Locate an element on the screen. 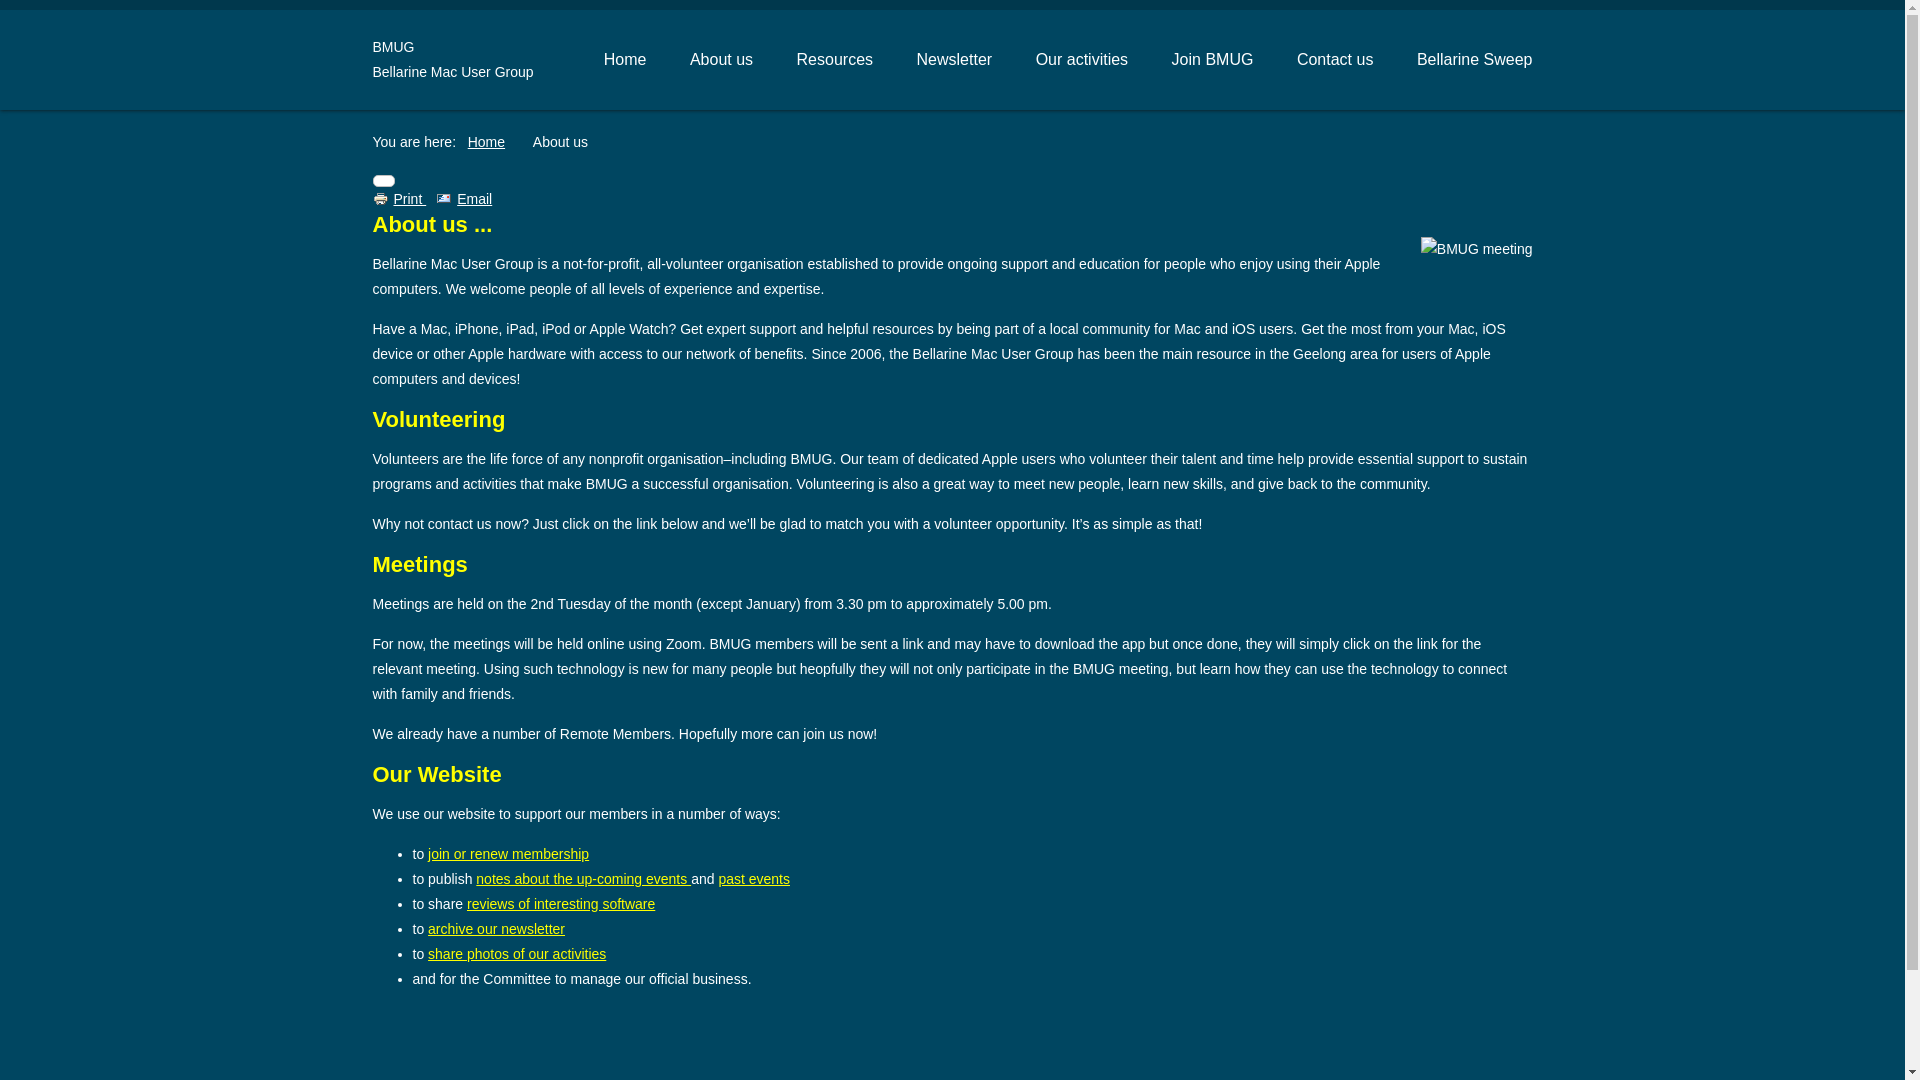 This screenshot has height=1080, width=1920. 'join or renew membership' is located at coordinates (508, 853).